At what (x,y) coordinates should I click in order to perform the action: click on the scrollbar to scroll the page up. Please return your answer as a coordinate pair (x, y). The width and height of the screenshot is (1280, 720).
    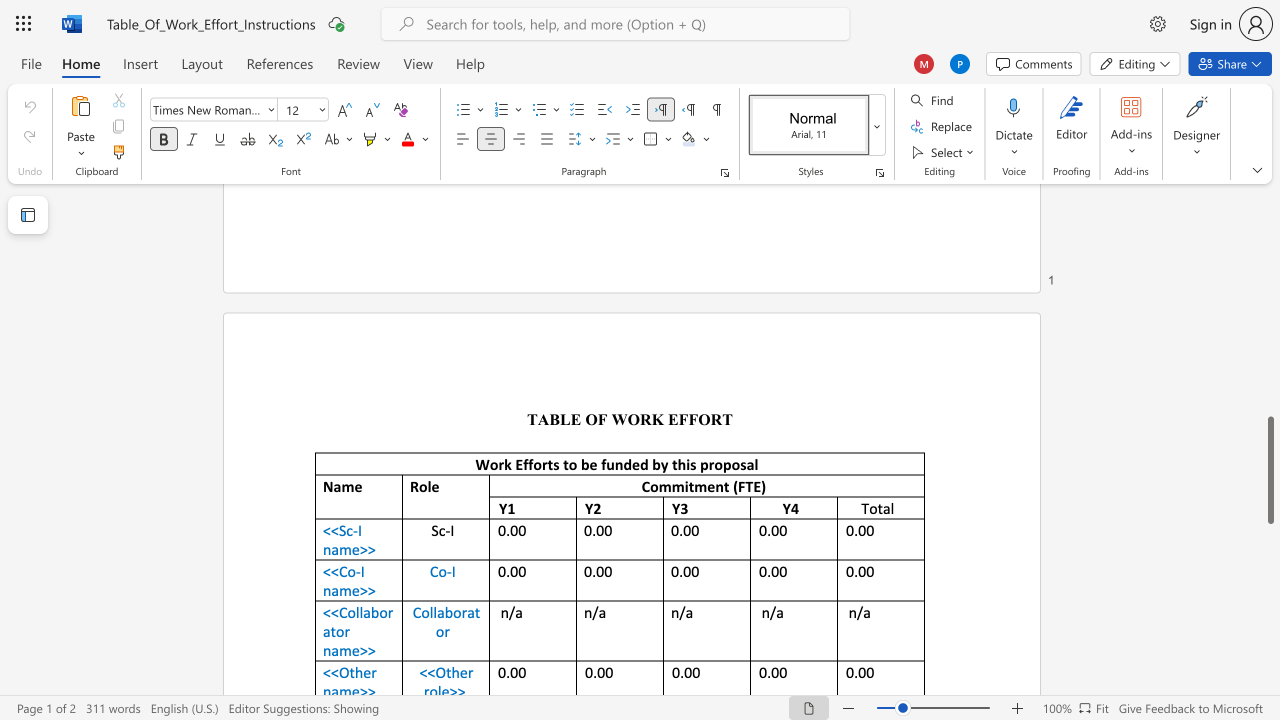
    Looking at the image, I should click on (1269, 348).